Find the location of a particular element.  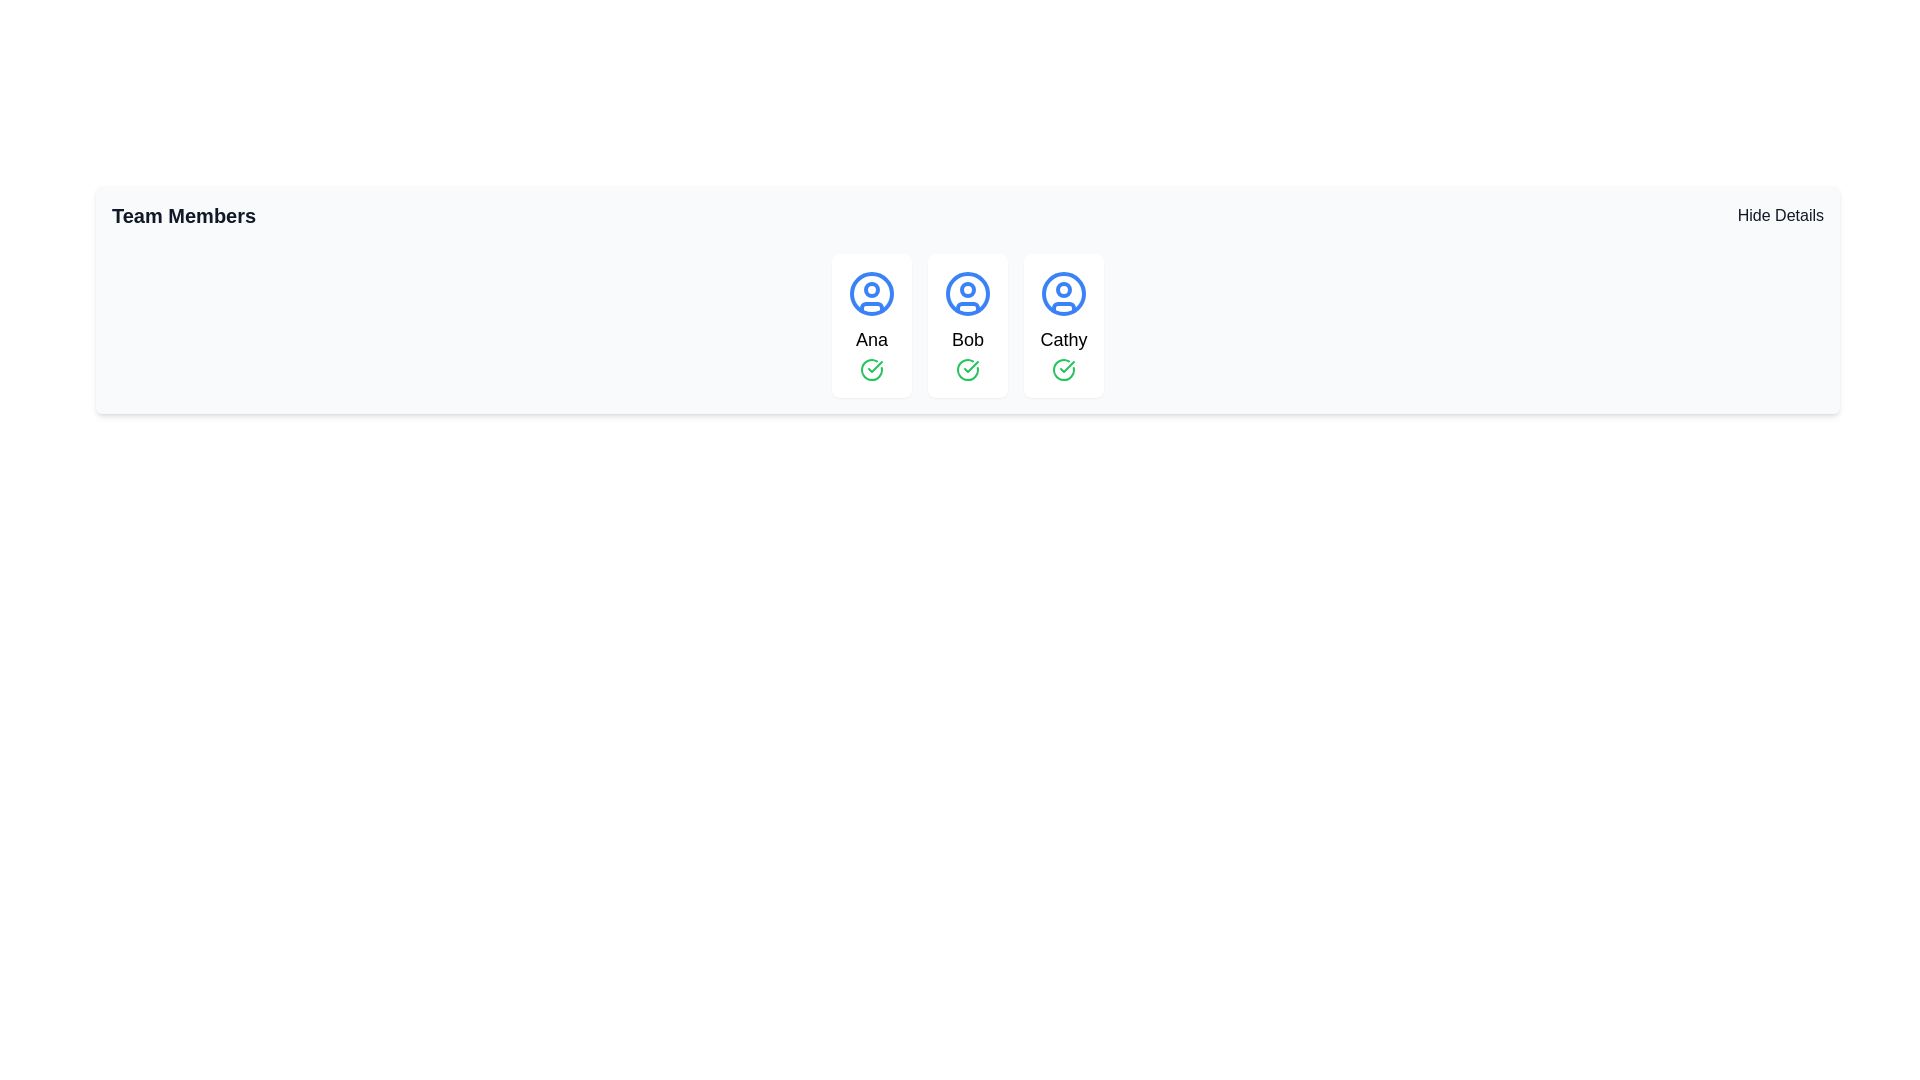

the circular outlined checkmark icon located in the confirmation icon area under the user labeled 'Bob' is located at coordinates (968, 370).